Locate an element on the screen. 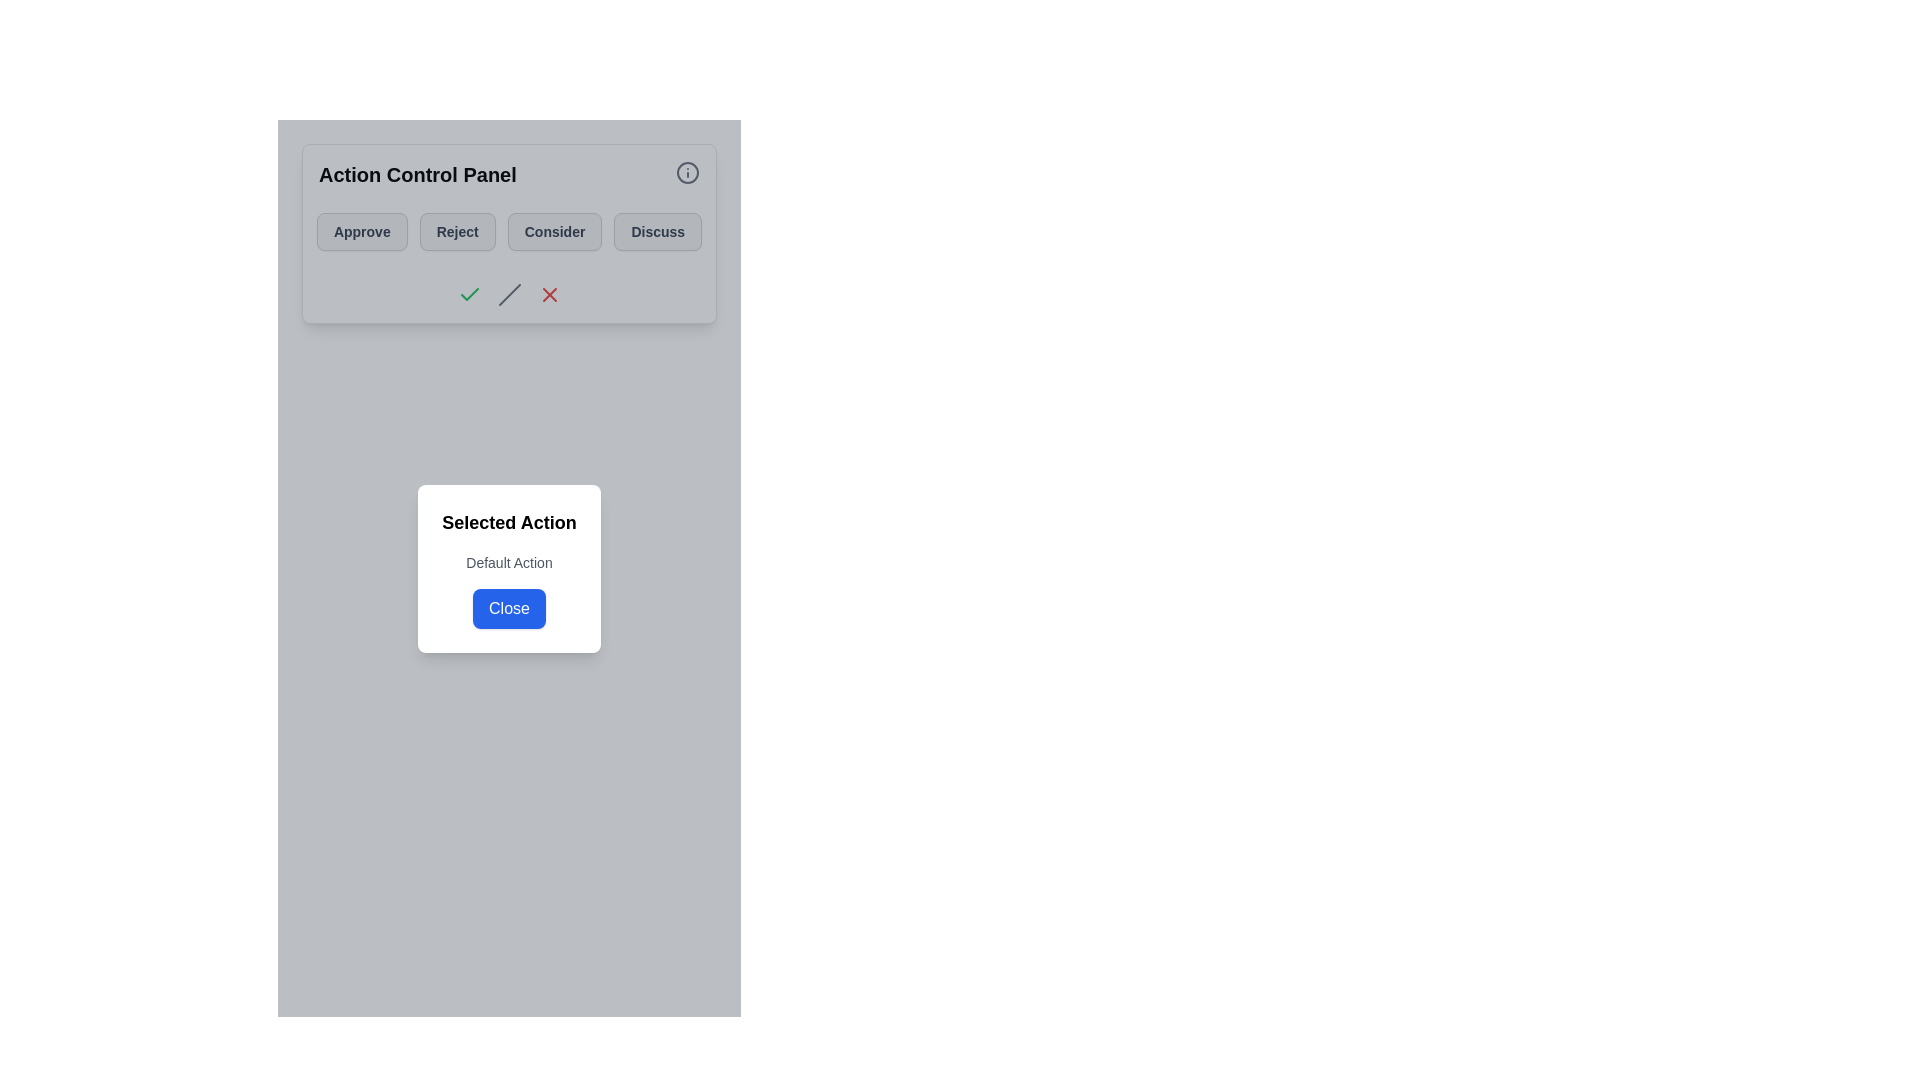  the icon group located centrally below the row of action buttons is located at coordinates (509, 294).